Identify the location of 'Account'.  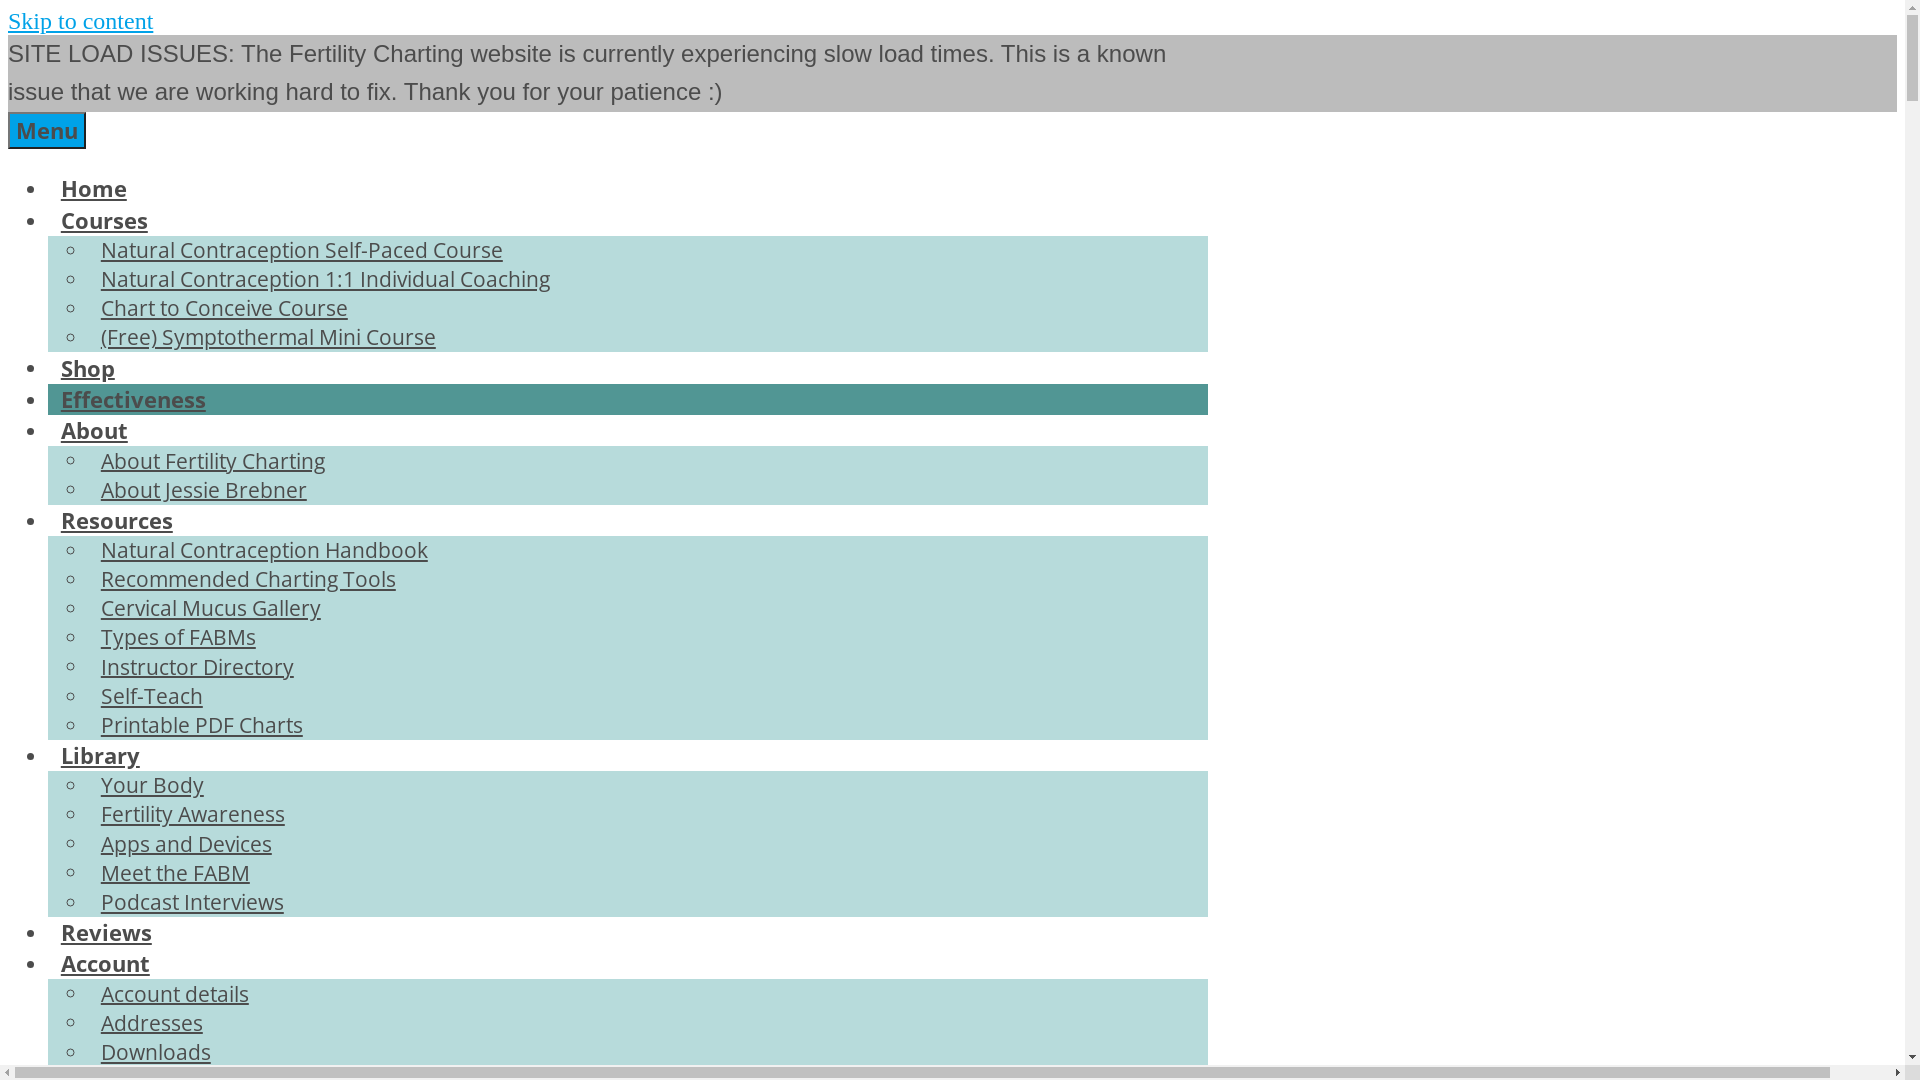
(104, 962).